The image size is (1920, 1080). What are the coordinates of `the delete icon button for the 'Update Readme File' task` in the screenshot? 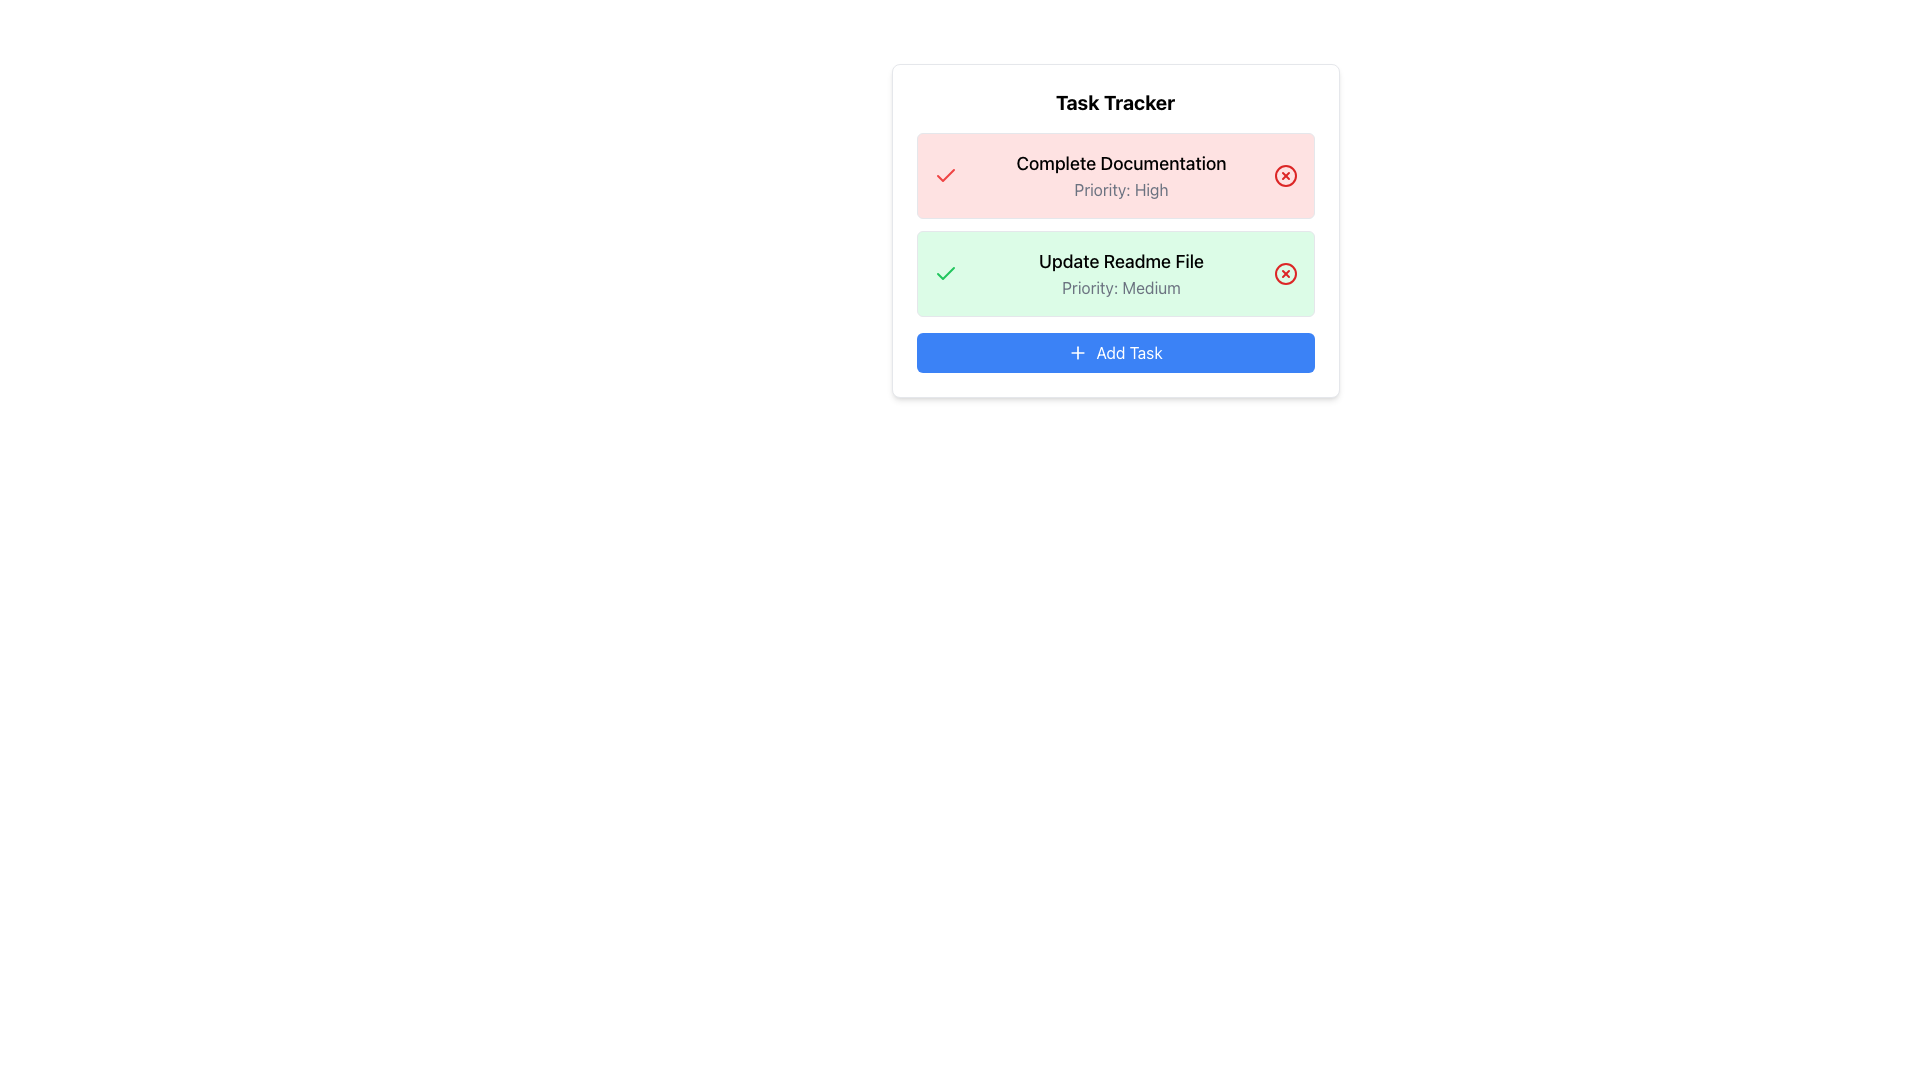 It's located at (1285, 273).